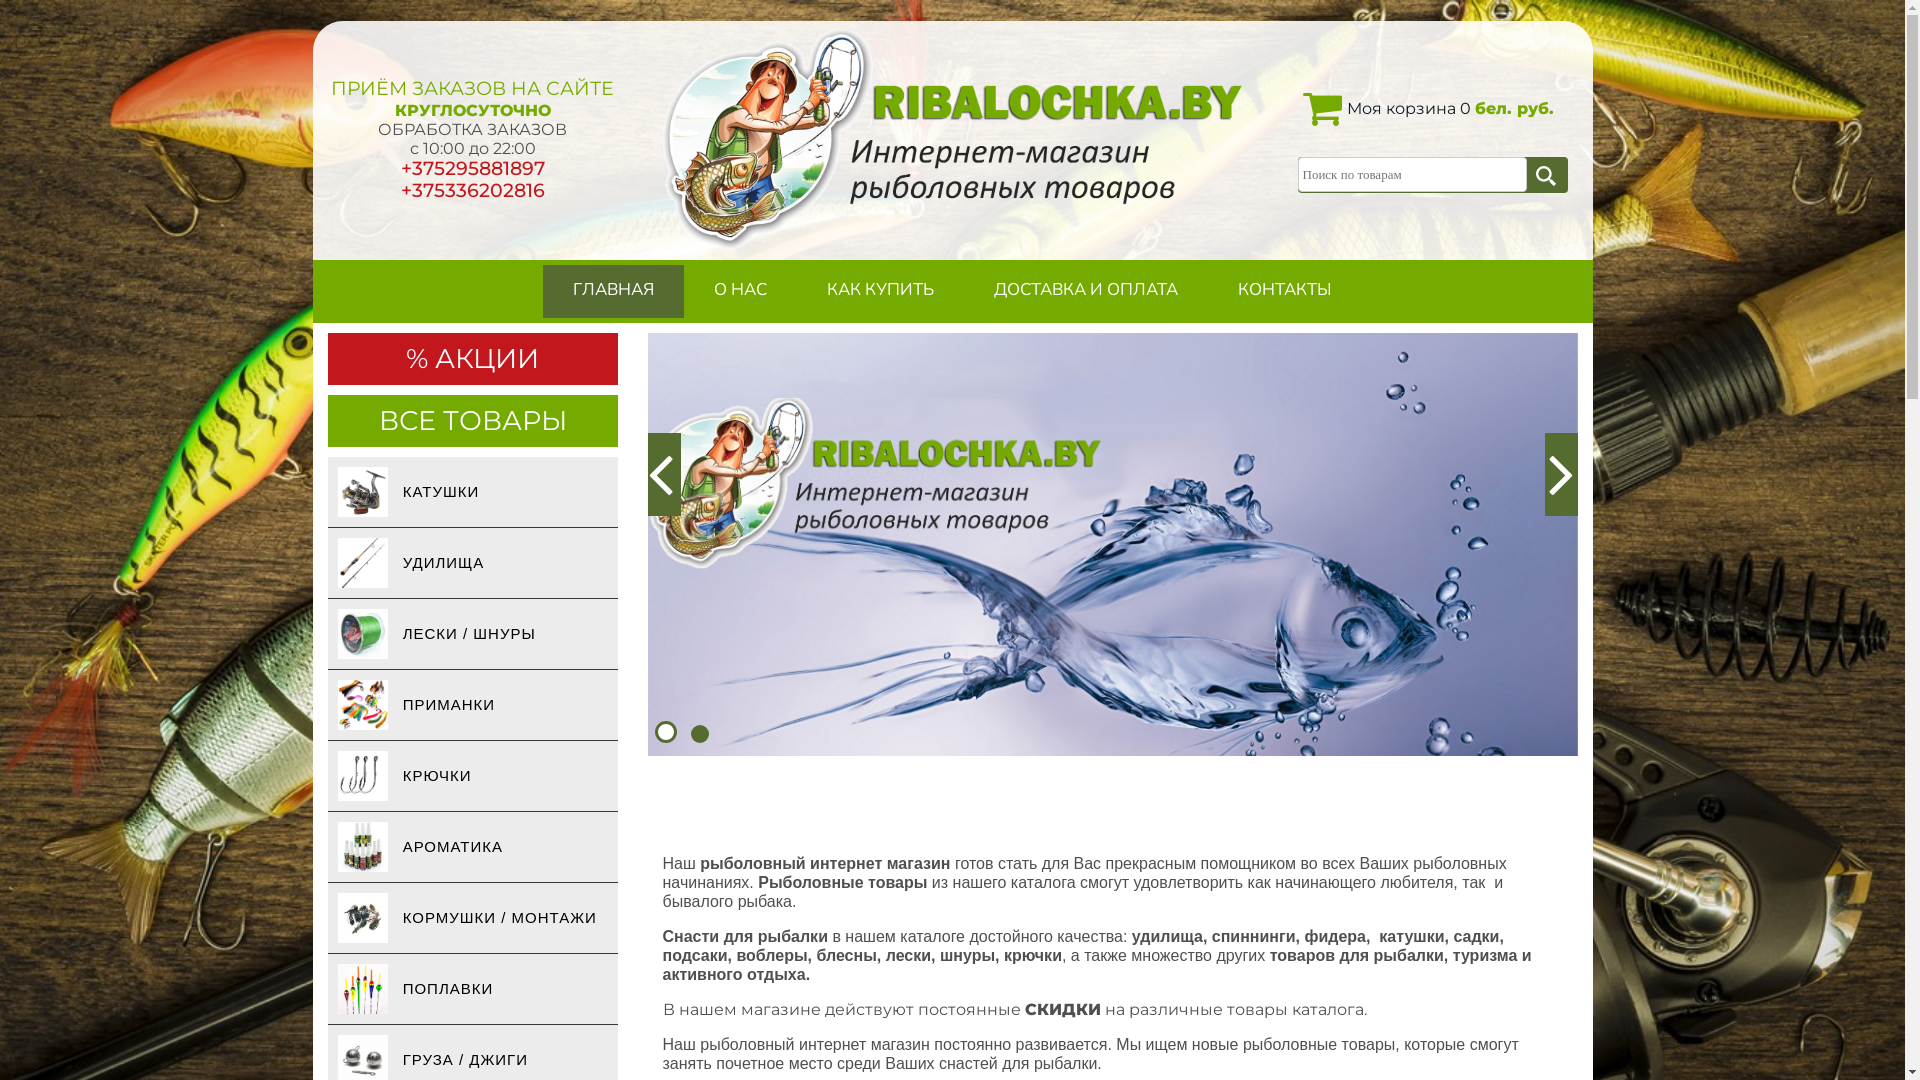  Describe the element at coordinates (470, 167) in the screenshot. I see `'+375295881897'` at that location.